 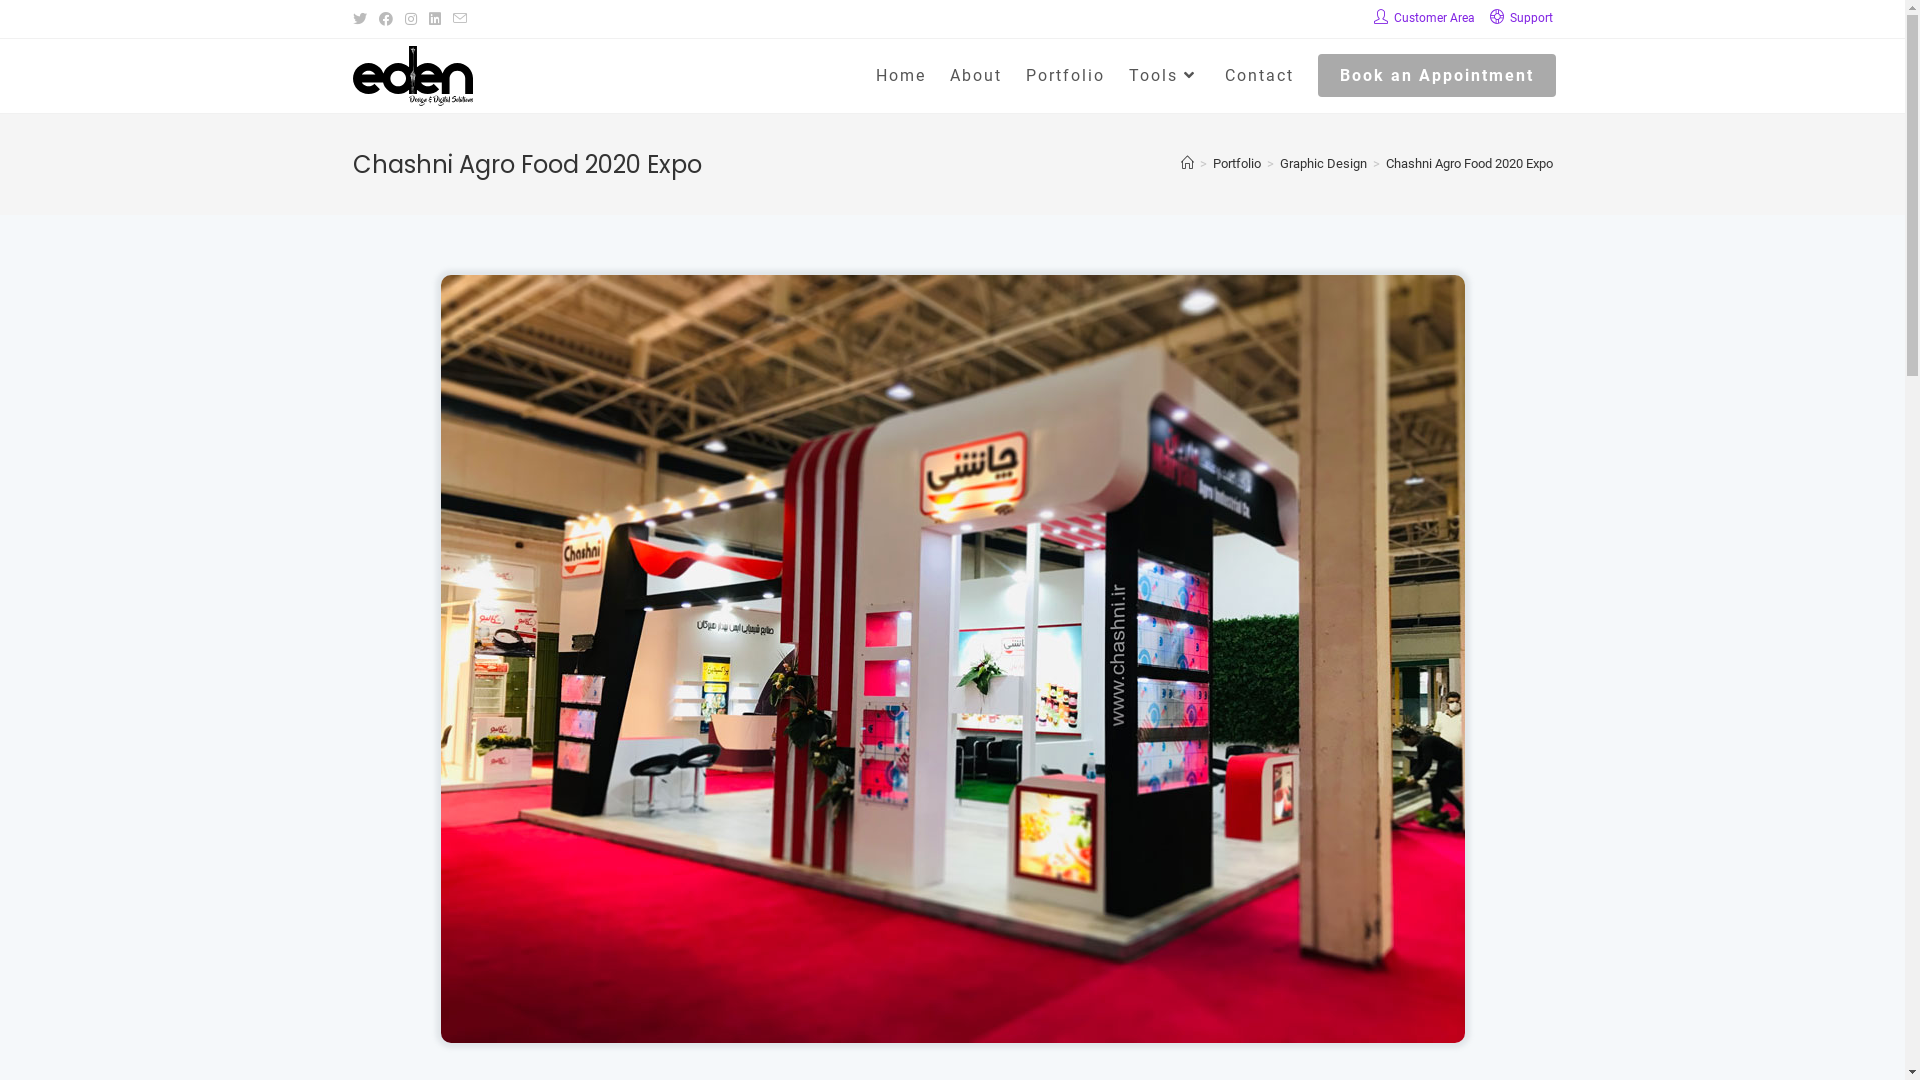 I want to click on 'About', so click(x=975, y=75).